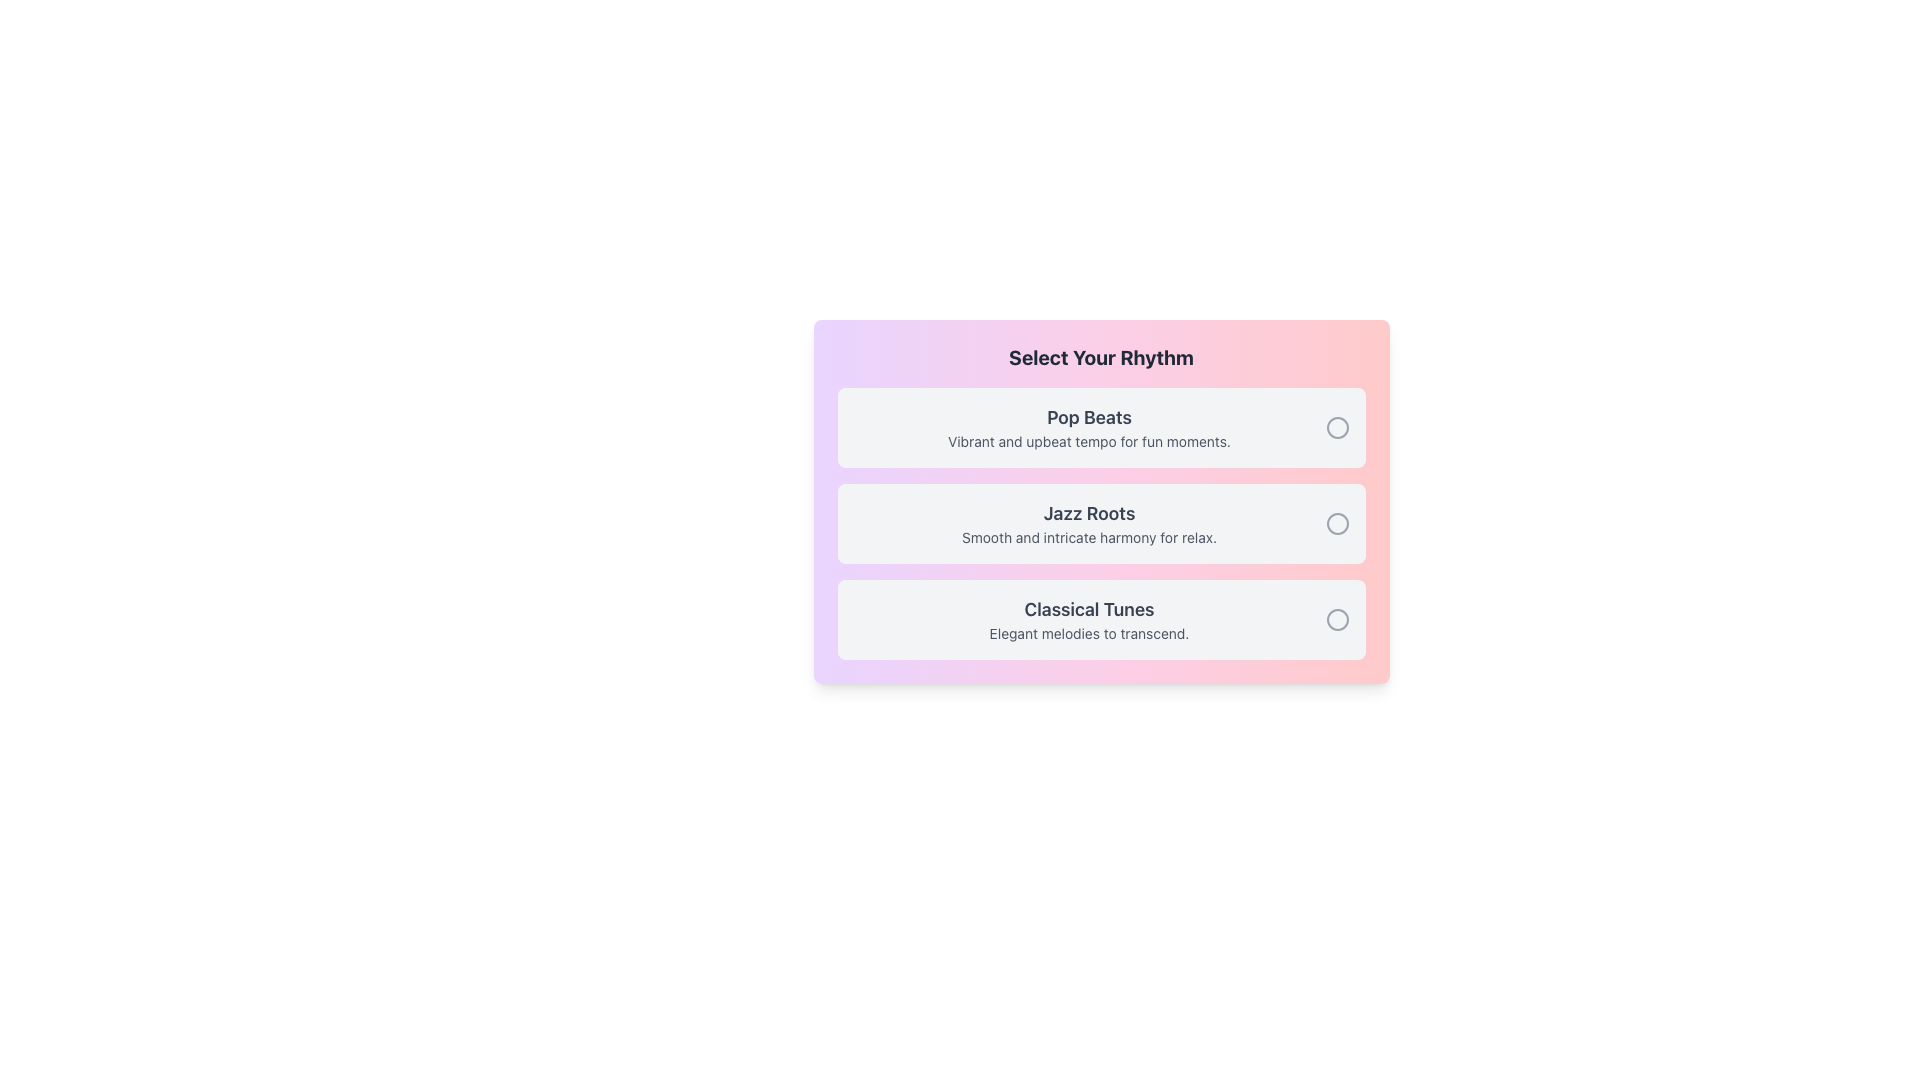  Describe the element at coordinates (1088, 441) in the screenshot. I see `the text label that reads 'Vibrant and upbeat tempo for fun moments.' located beneath the heading 'Pop Beats' in the selection card titled 'Select Your Rhythm.'` at that location.